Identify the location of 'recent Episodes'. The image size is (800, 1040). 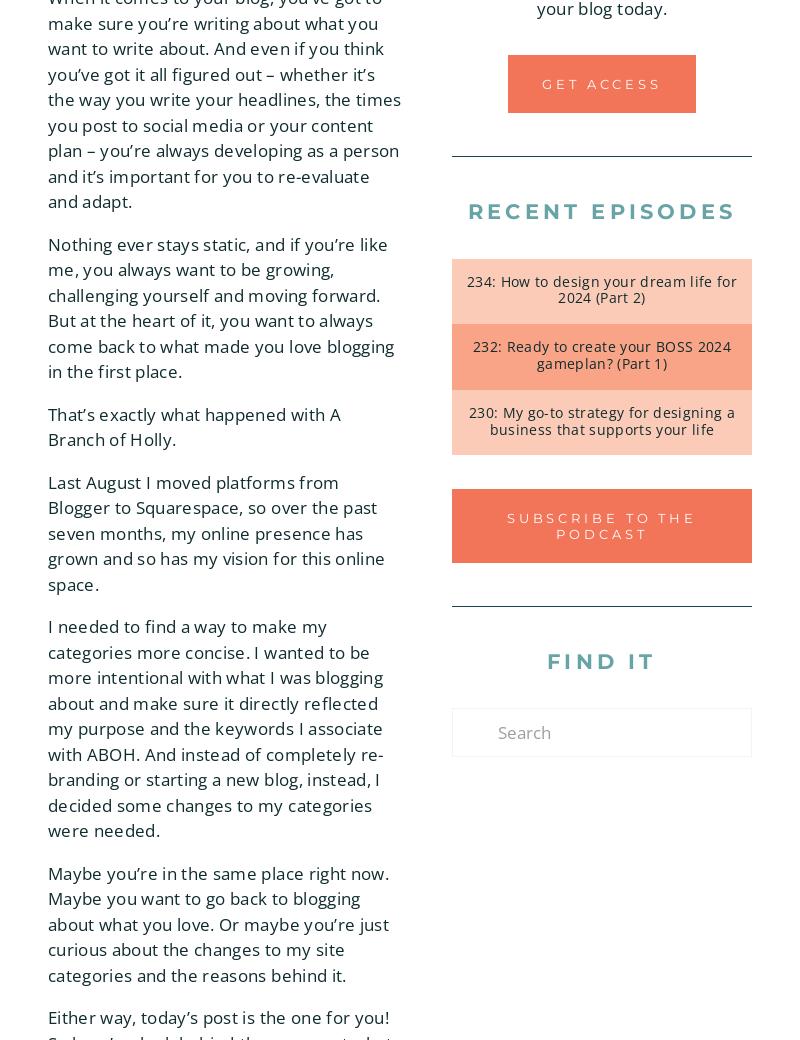
(602, 211).